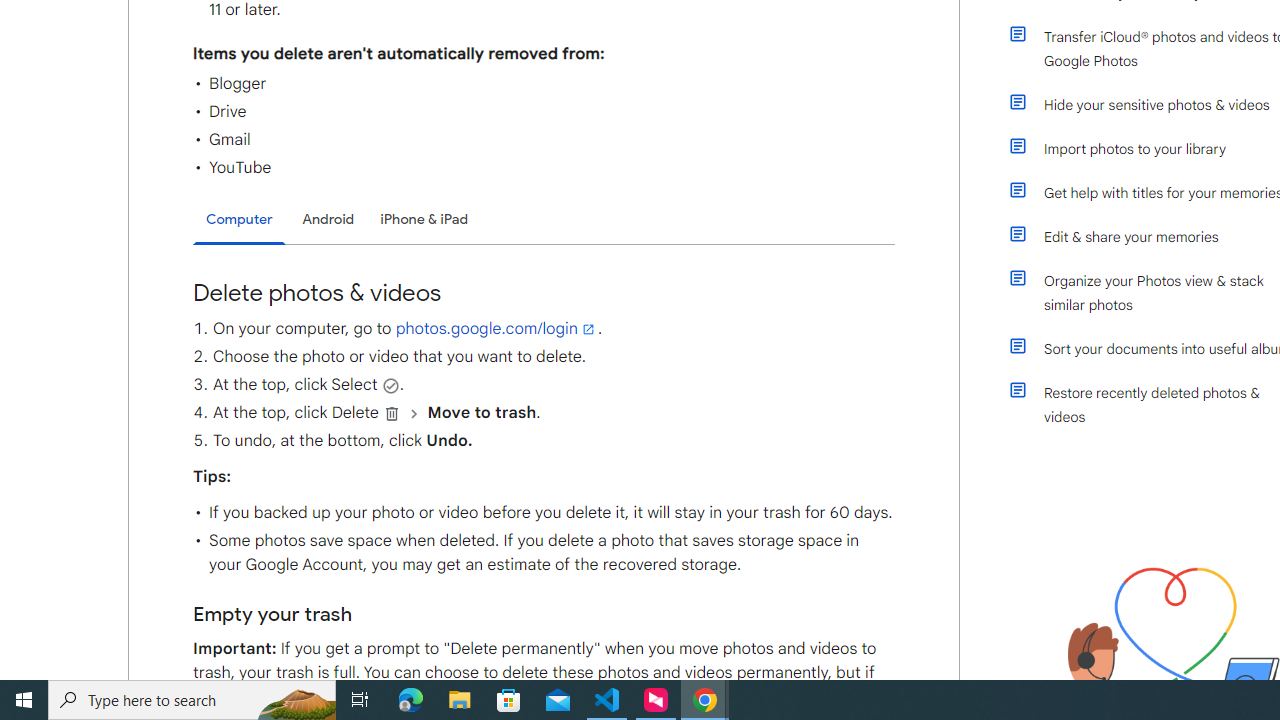 The height and width of the screenshot is (720, 1280). I want to click on 'iPhone & iPad', so click(423, 219).